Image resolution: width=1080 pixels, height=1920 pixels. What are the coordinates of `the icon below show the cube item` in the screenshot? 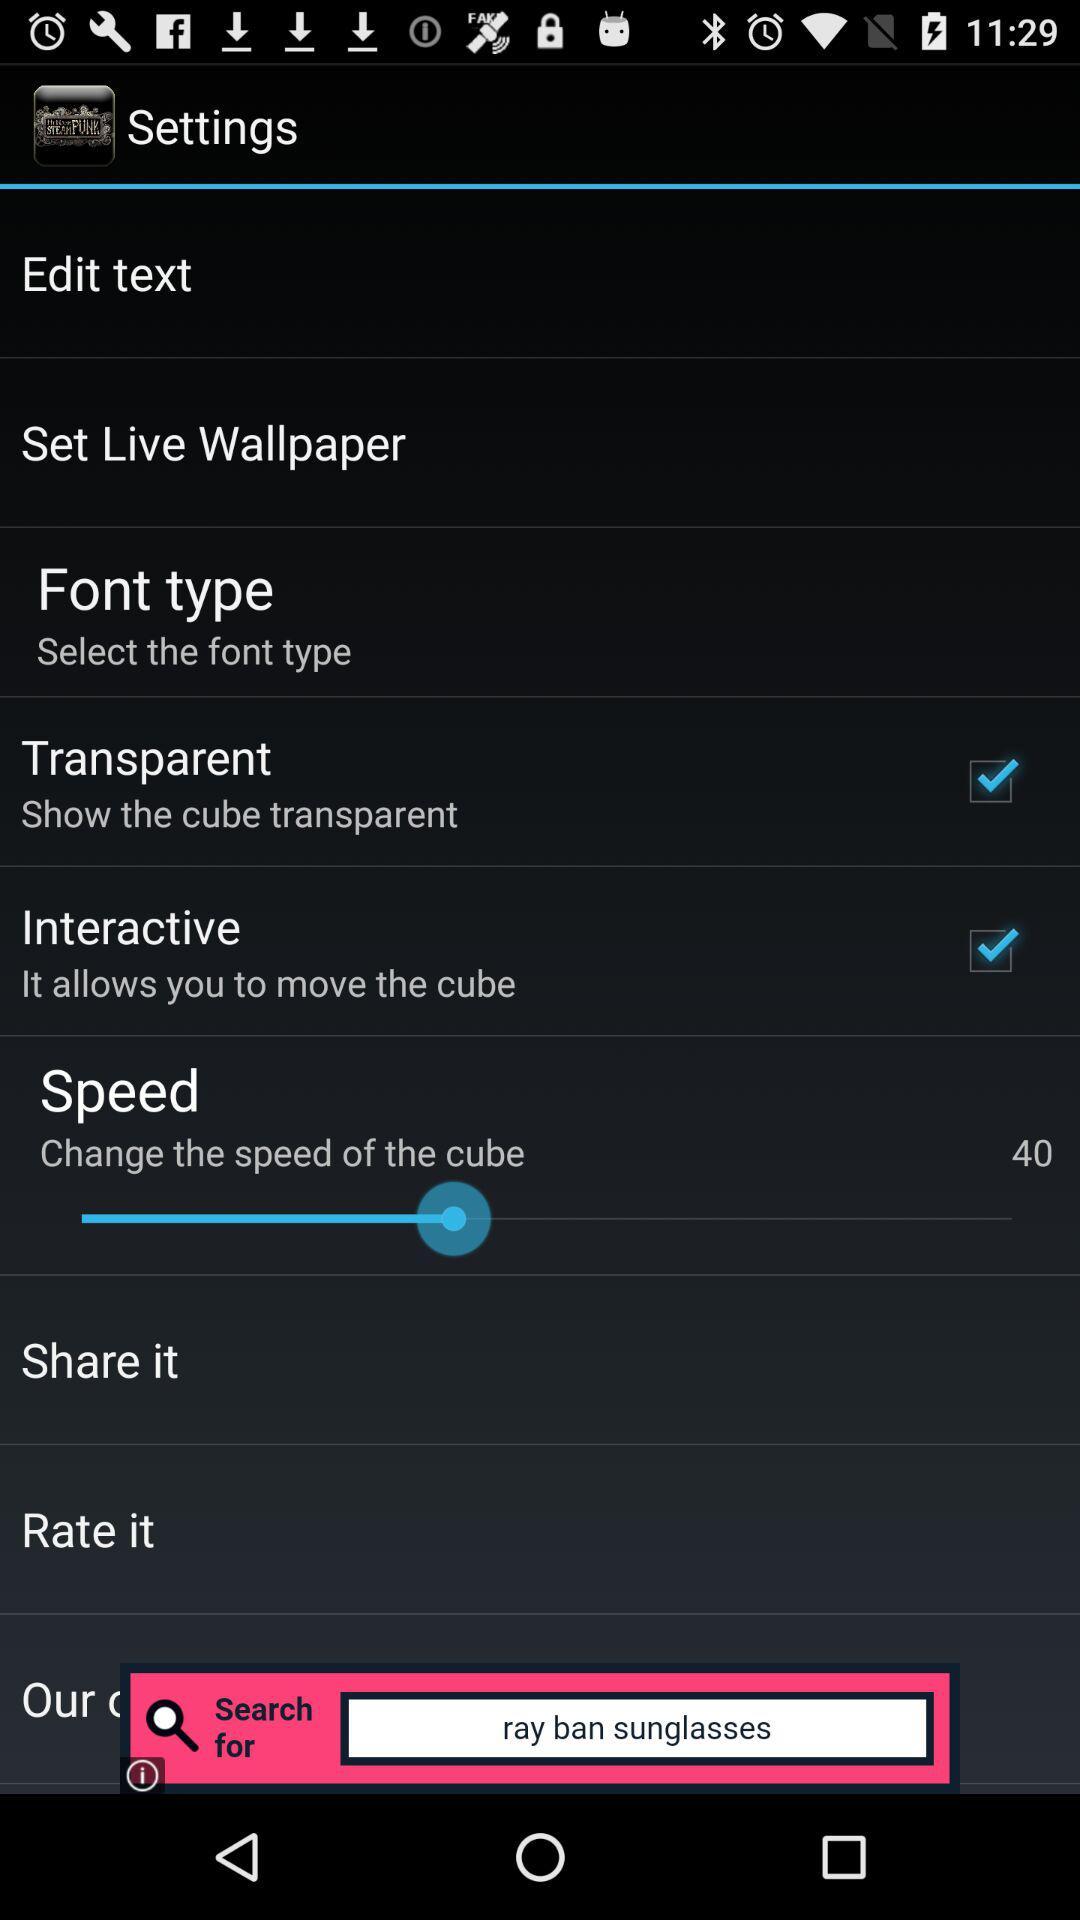 It's located at (130, 924).